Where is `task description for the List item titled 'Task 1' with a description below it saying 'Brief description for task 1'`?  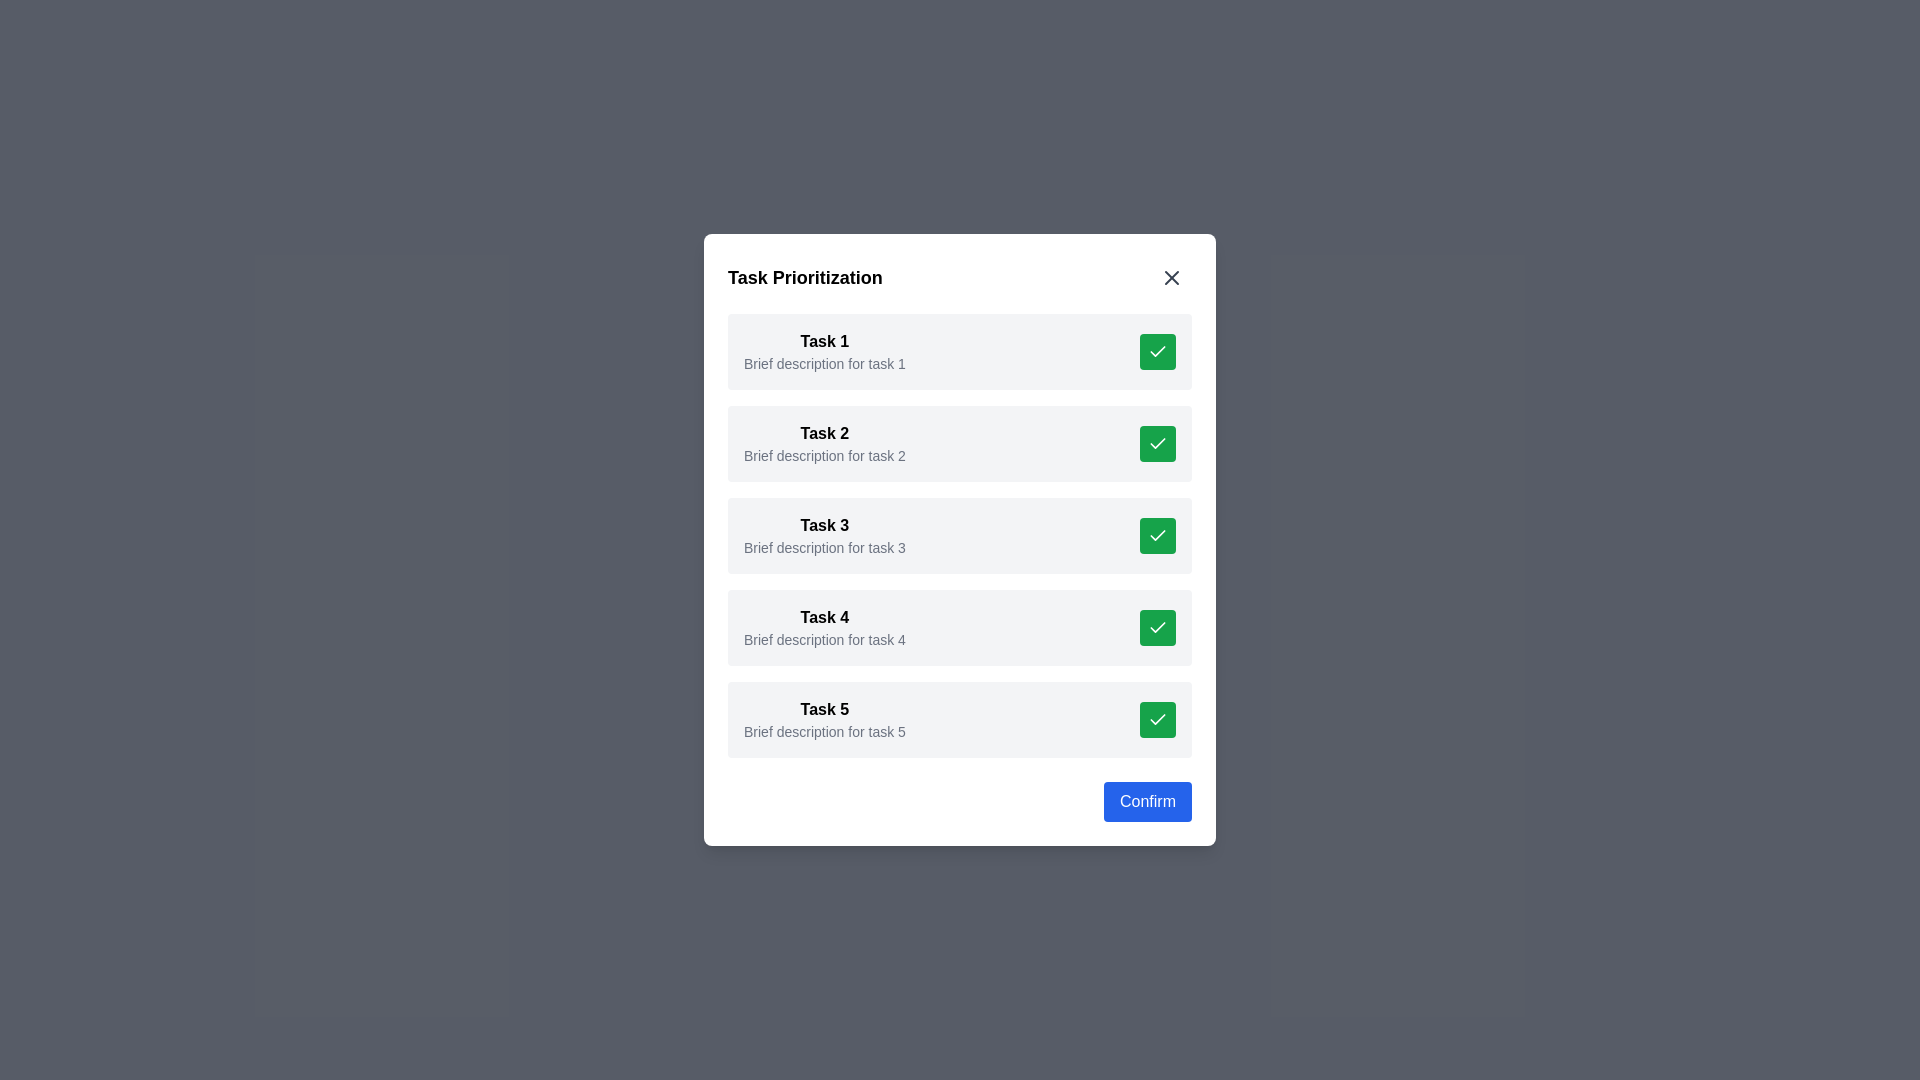 task description for the List item titled 'Task 1' with a description below it saying 'Brief description for task 1' is located at coordinates (960, 350).